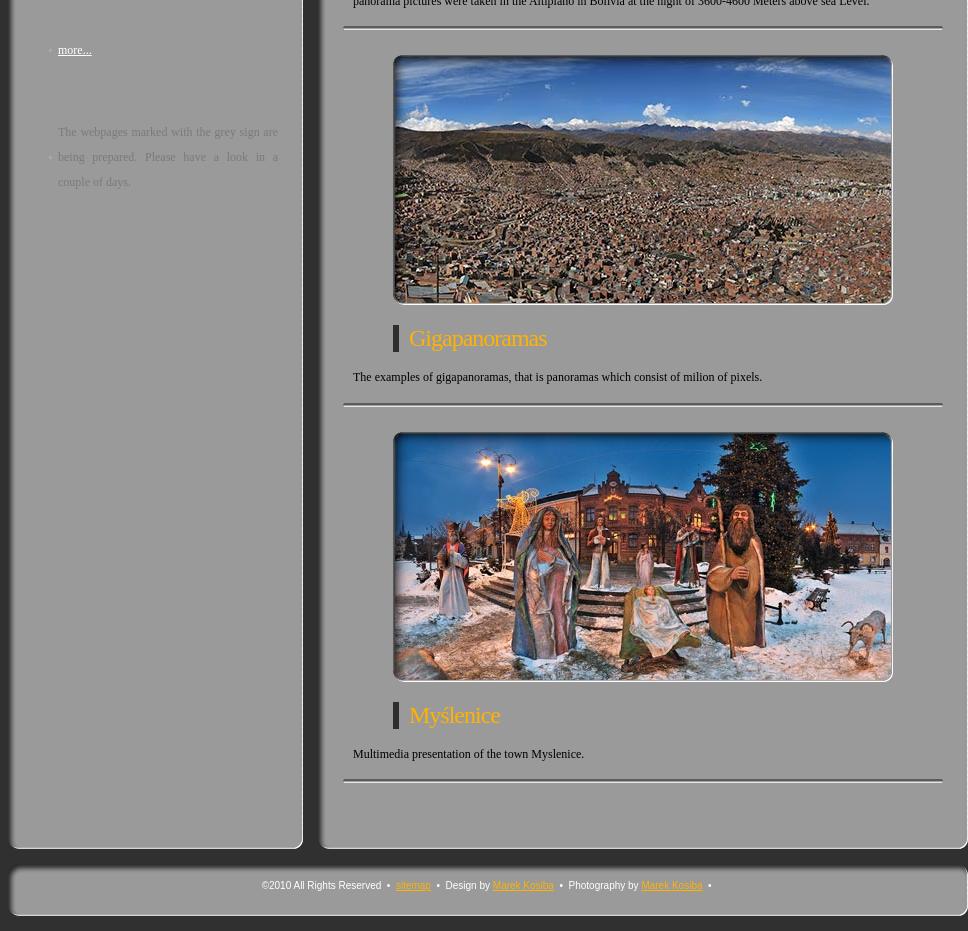  Describe the element at coordinates (168, 155) in the screenshot. I see `'The webpages marked with the grey sign are being prepared. Please have a look in a  couple of days.'` at that location.